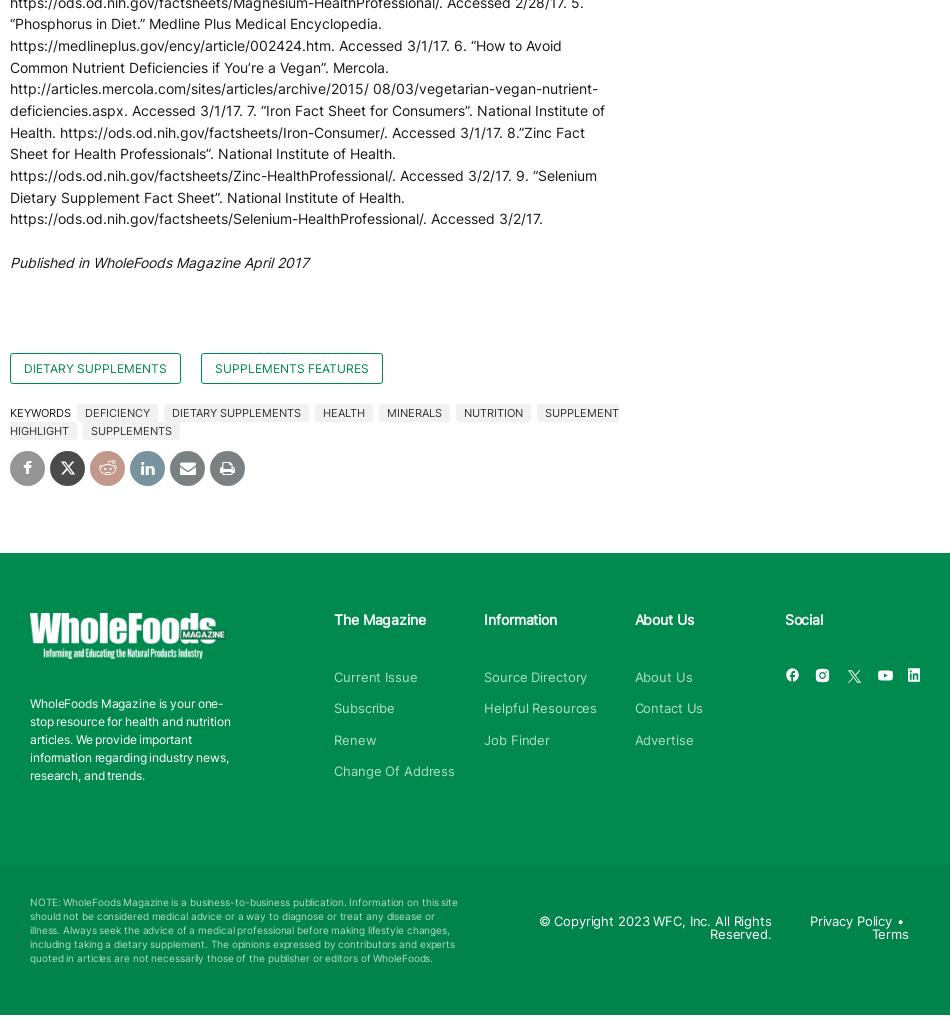 This screenshot has width=950, height=1019. I want to click on 'Subscribe', so click(363, 708).